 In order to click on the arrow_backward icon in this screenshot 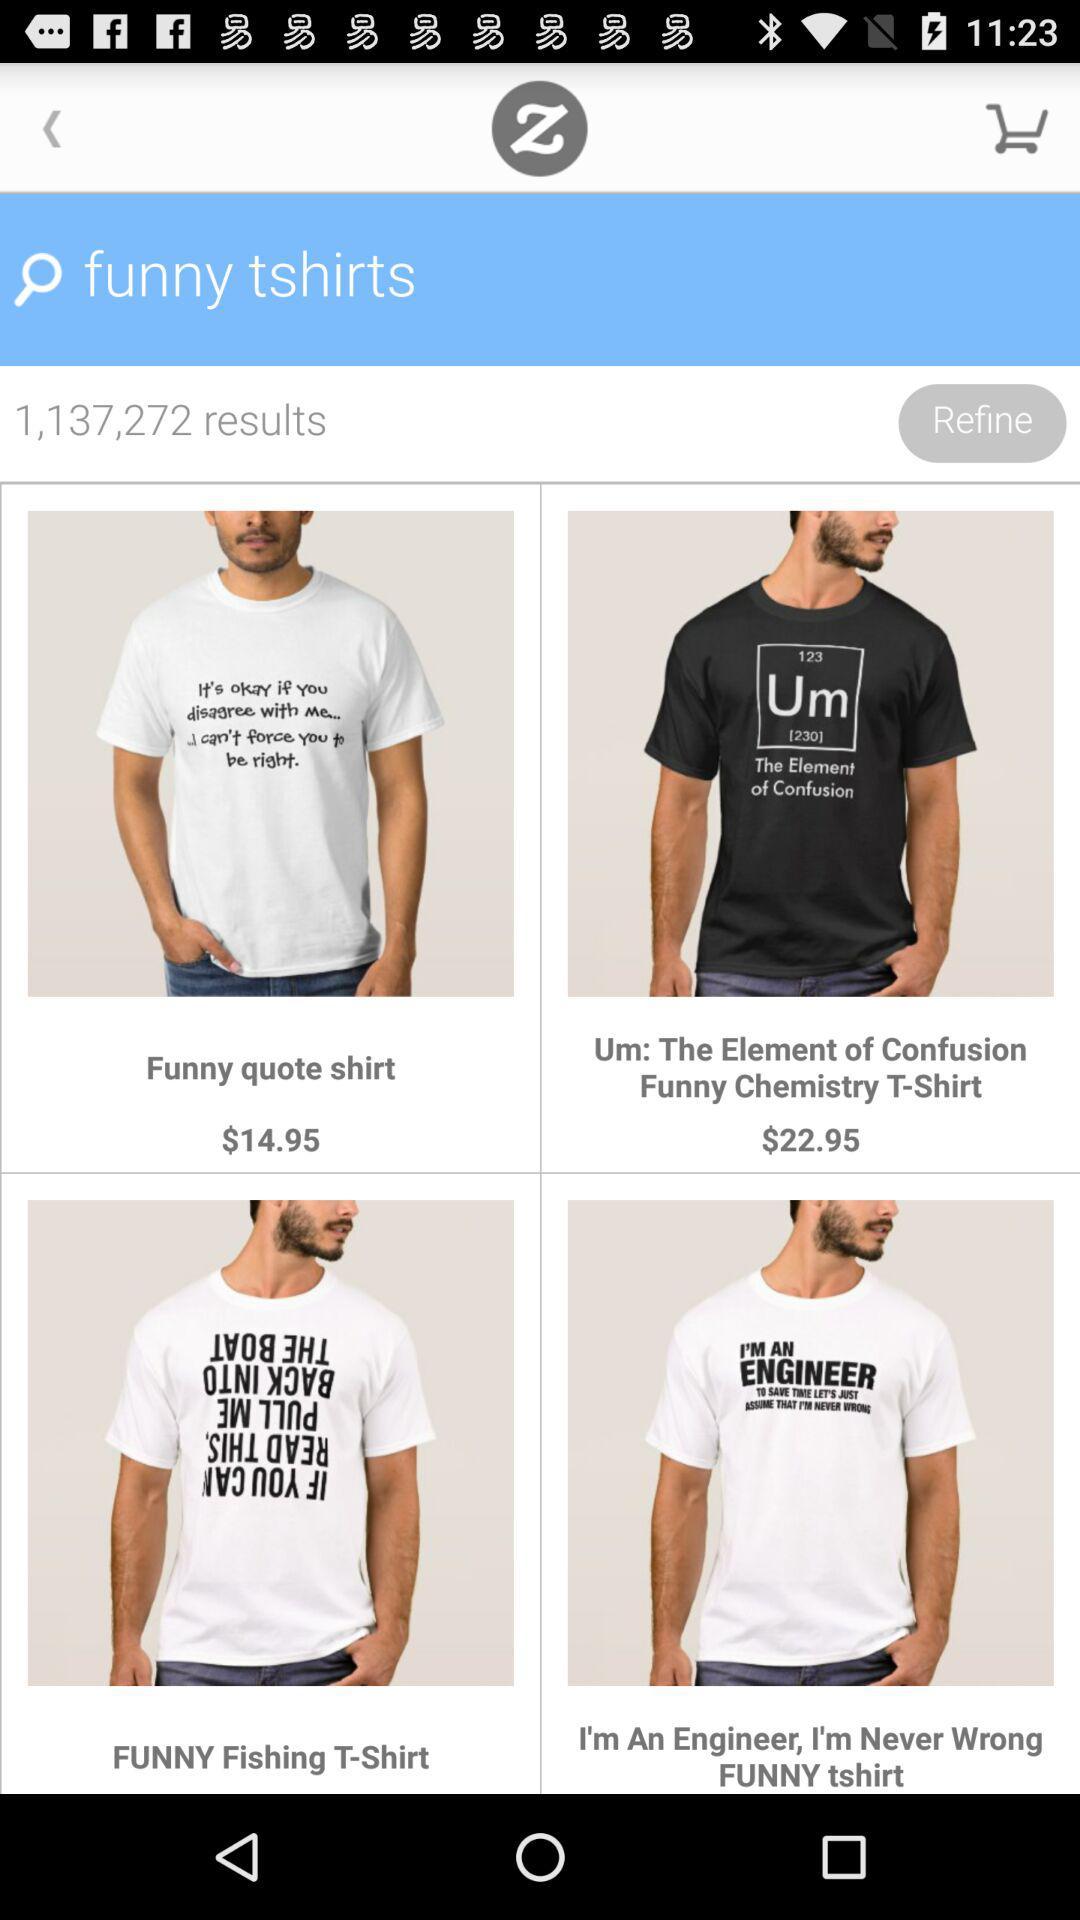, I will do `click(51, 136)`.